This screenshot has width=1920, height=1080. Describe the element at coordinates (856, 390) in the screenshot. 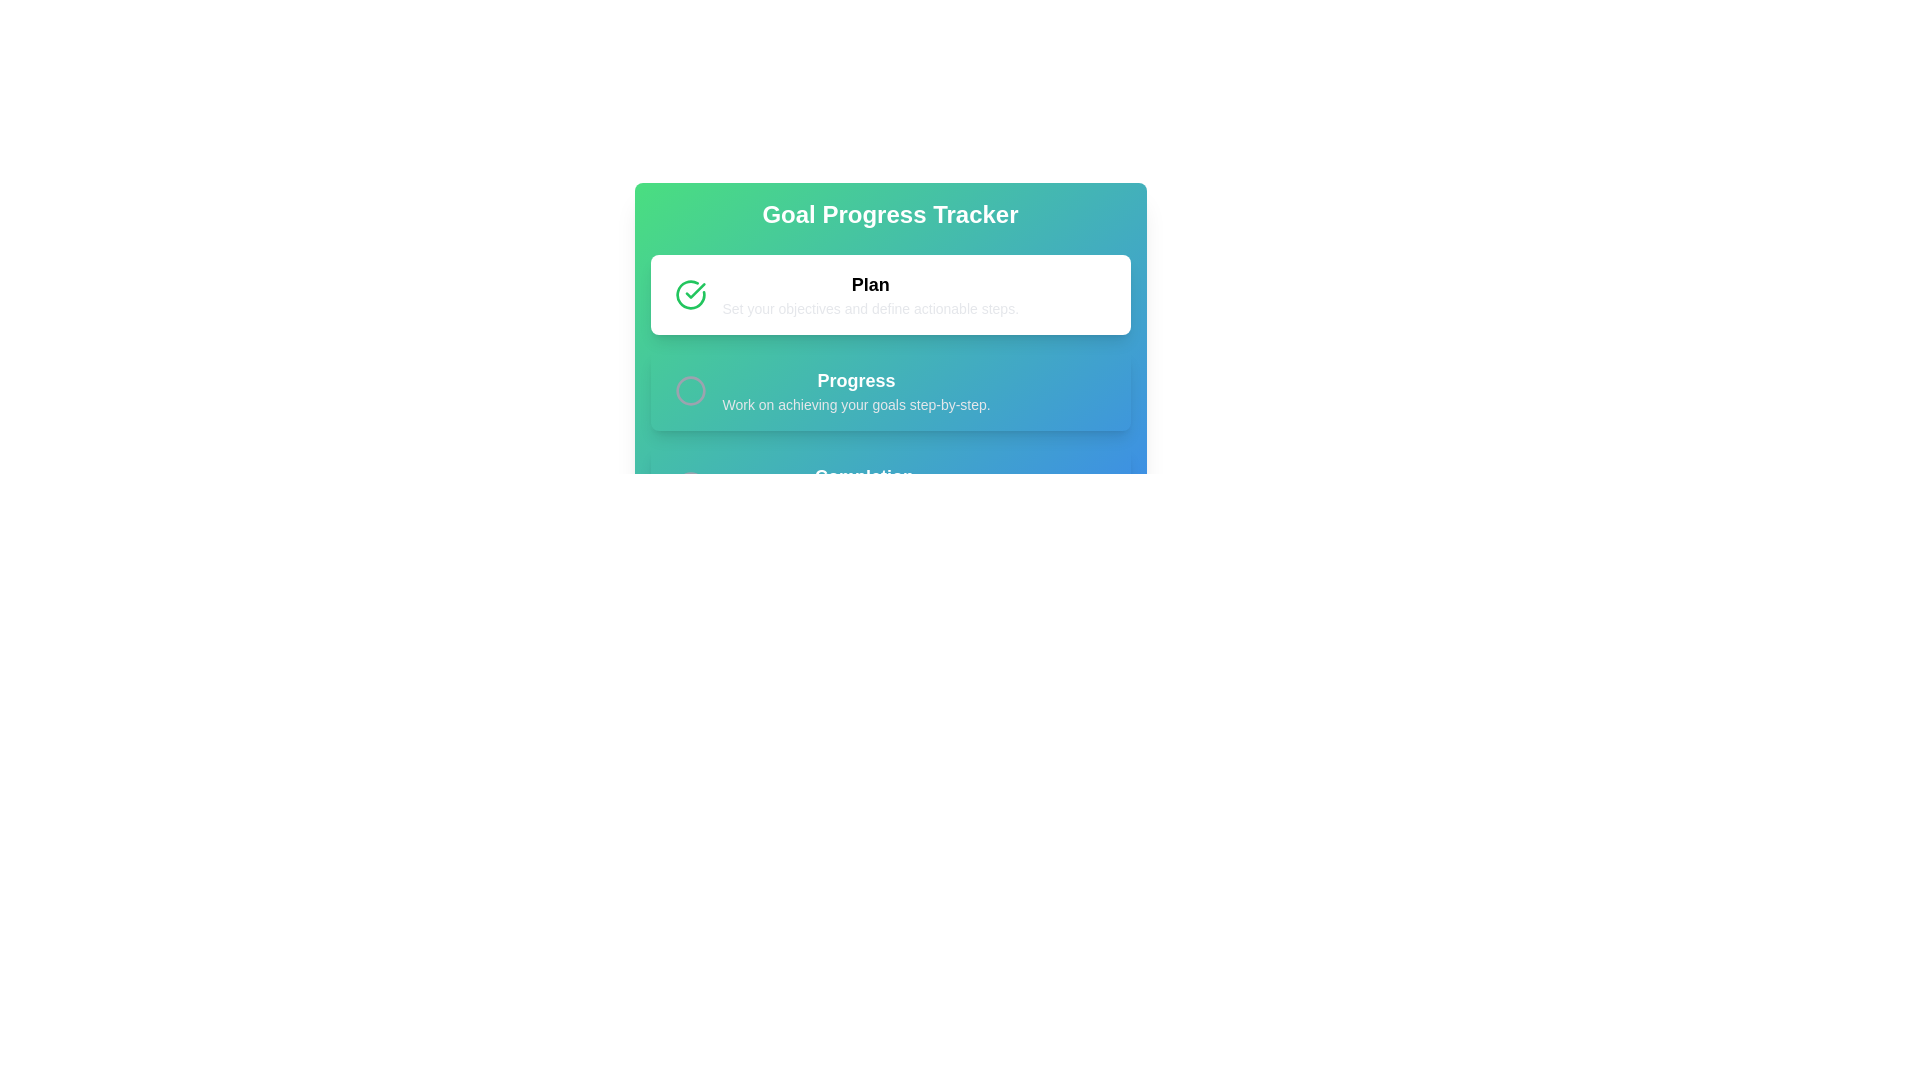

I see `the descriptive text element that provides information about the 'Progress' stage of a goal tracking process, located beneath the 'Plan' section in the second vertical segment` at that location.